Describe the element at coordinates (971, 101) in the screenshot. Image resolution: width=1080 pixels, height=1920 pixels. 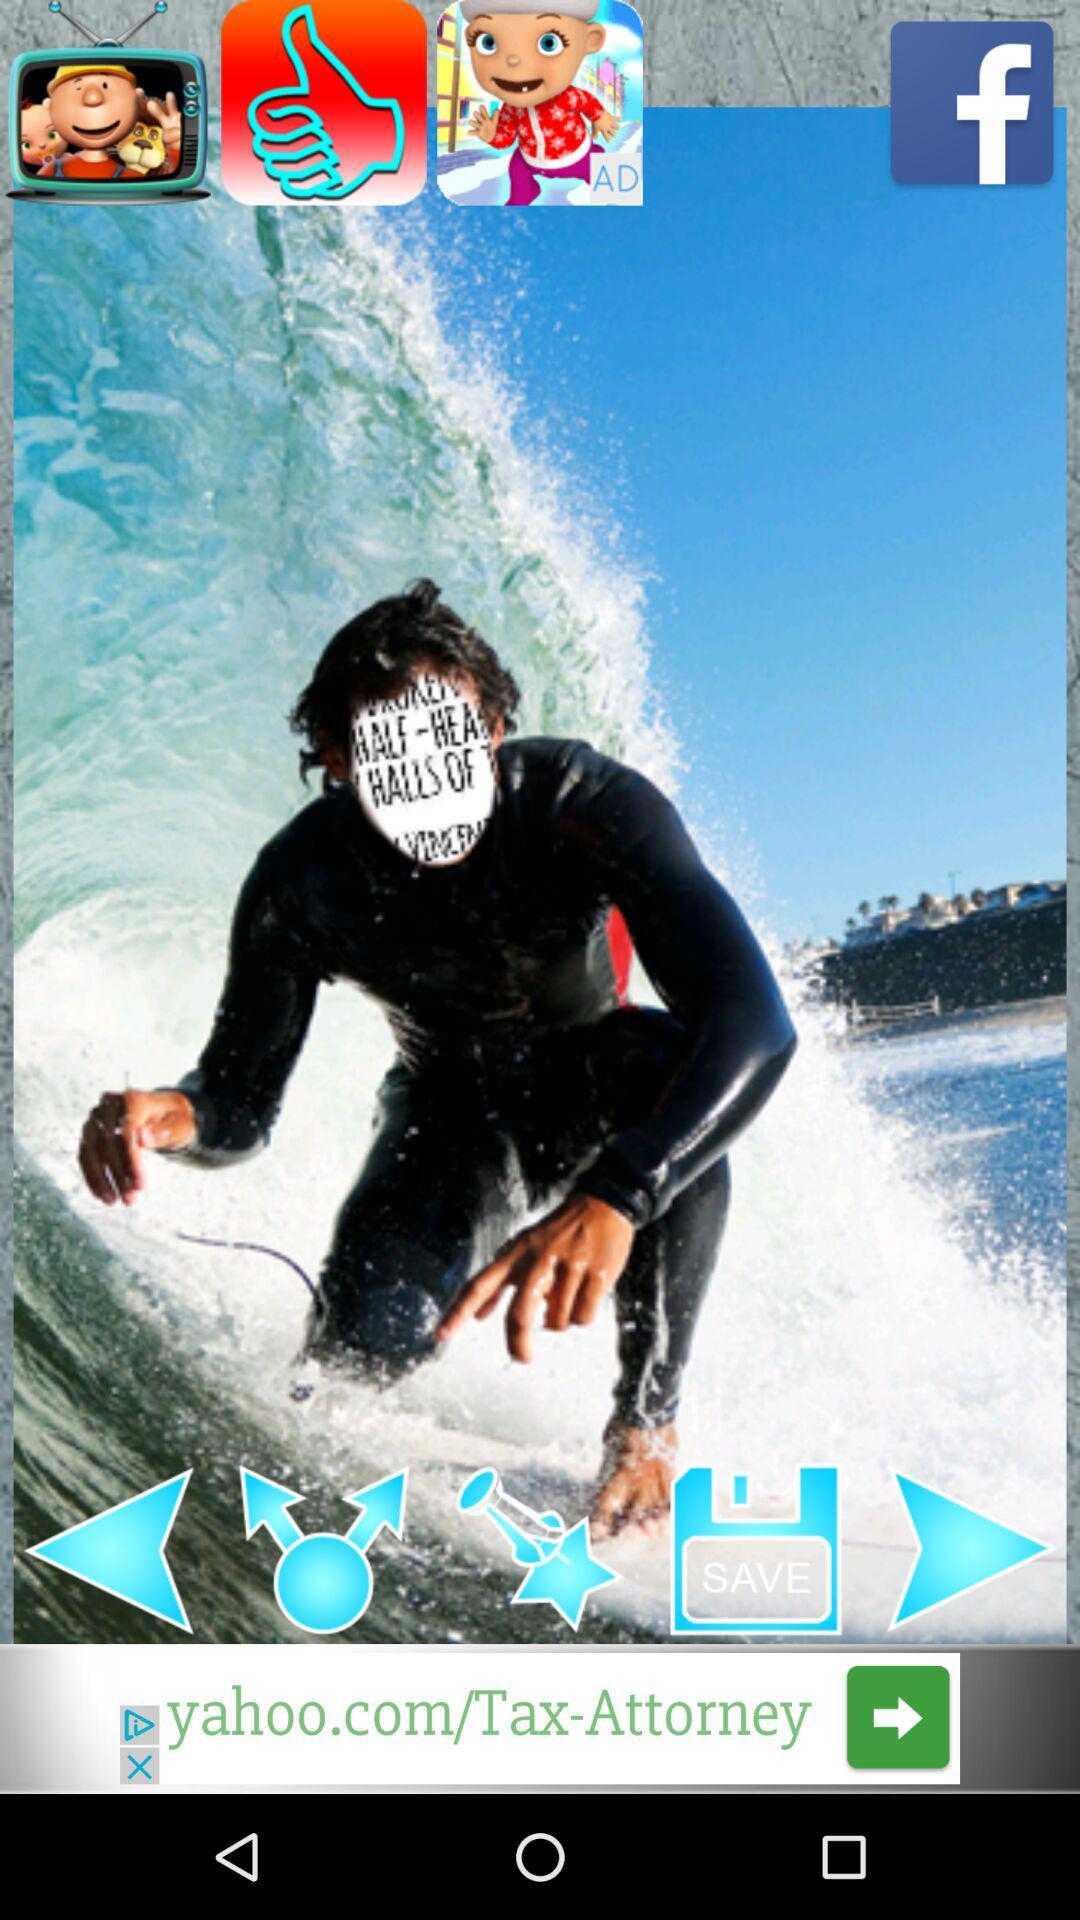
I see `link to facebook` at that location.